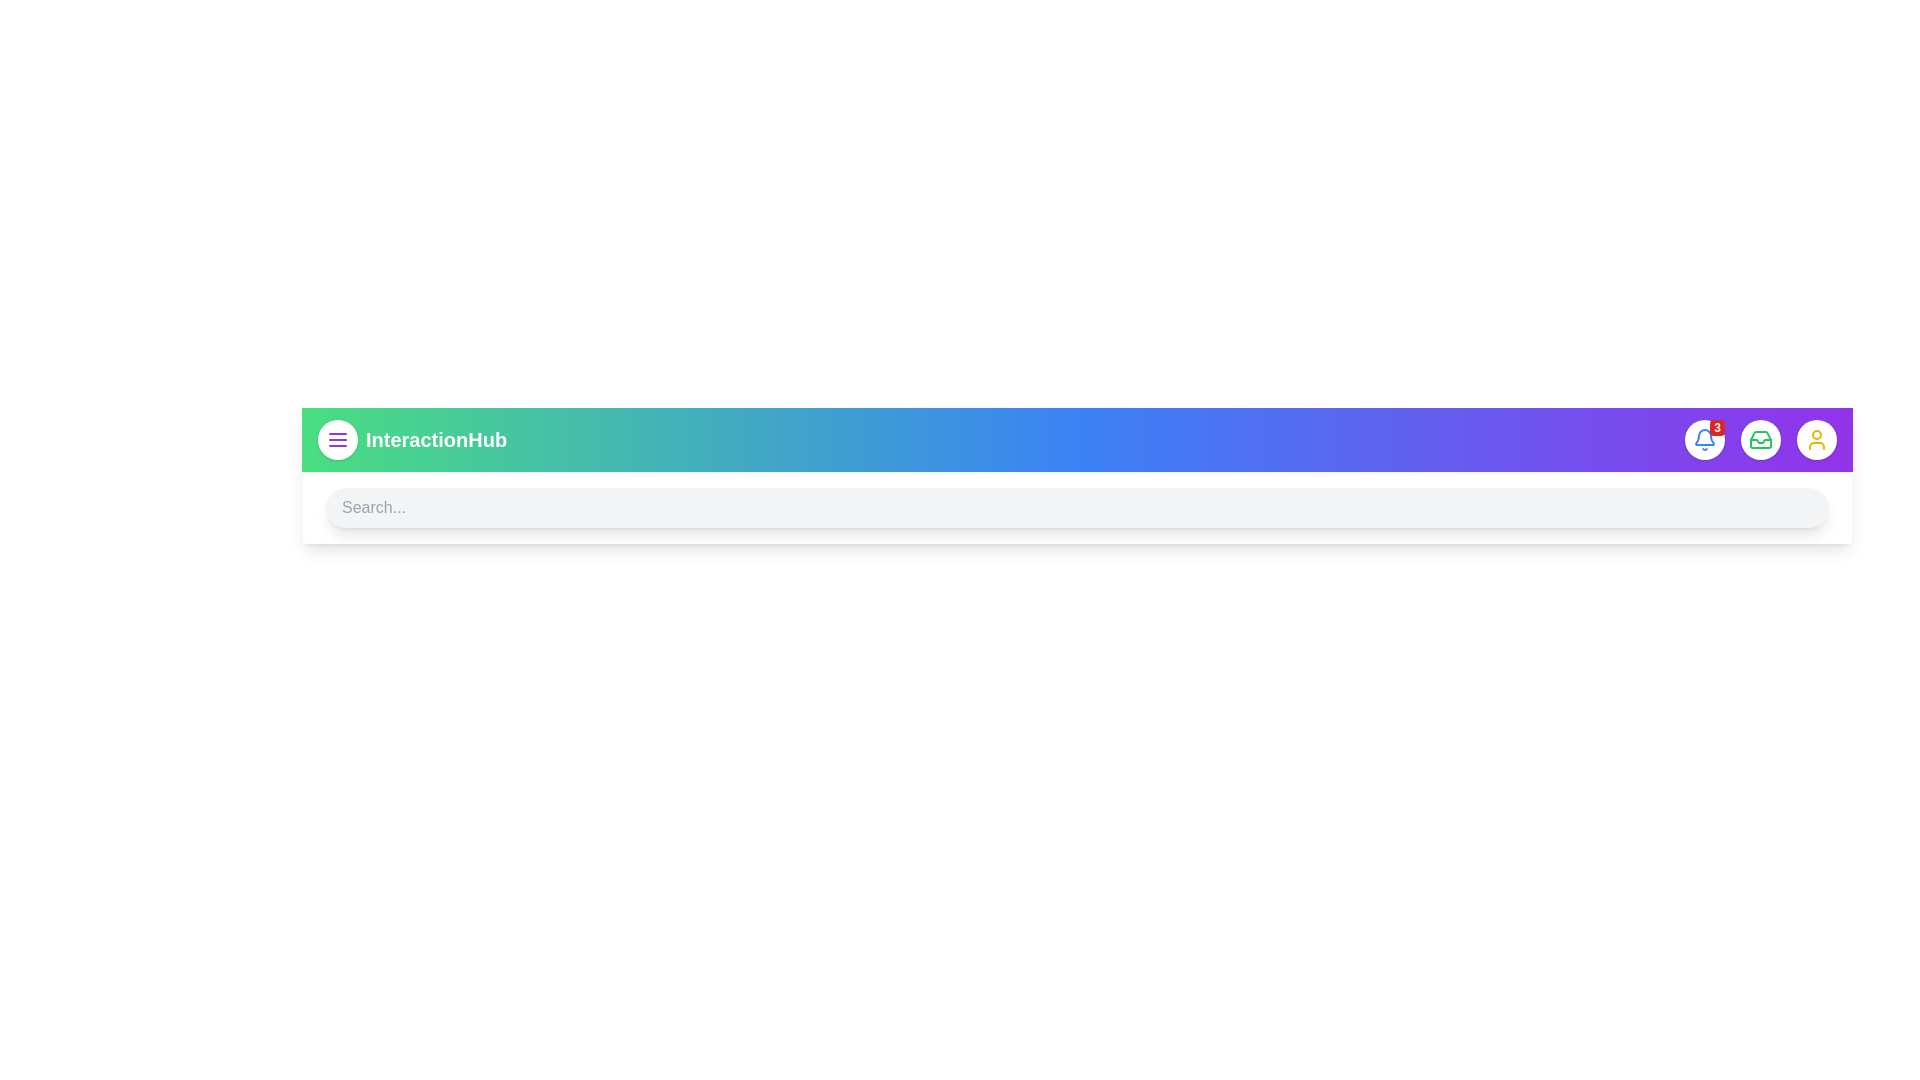 This screenshot has height=1080, width=1920. Describe the element at coordinates (1076, 507) in the screenshot. I see `the search bar and type 'example query'` at that location.